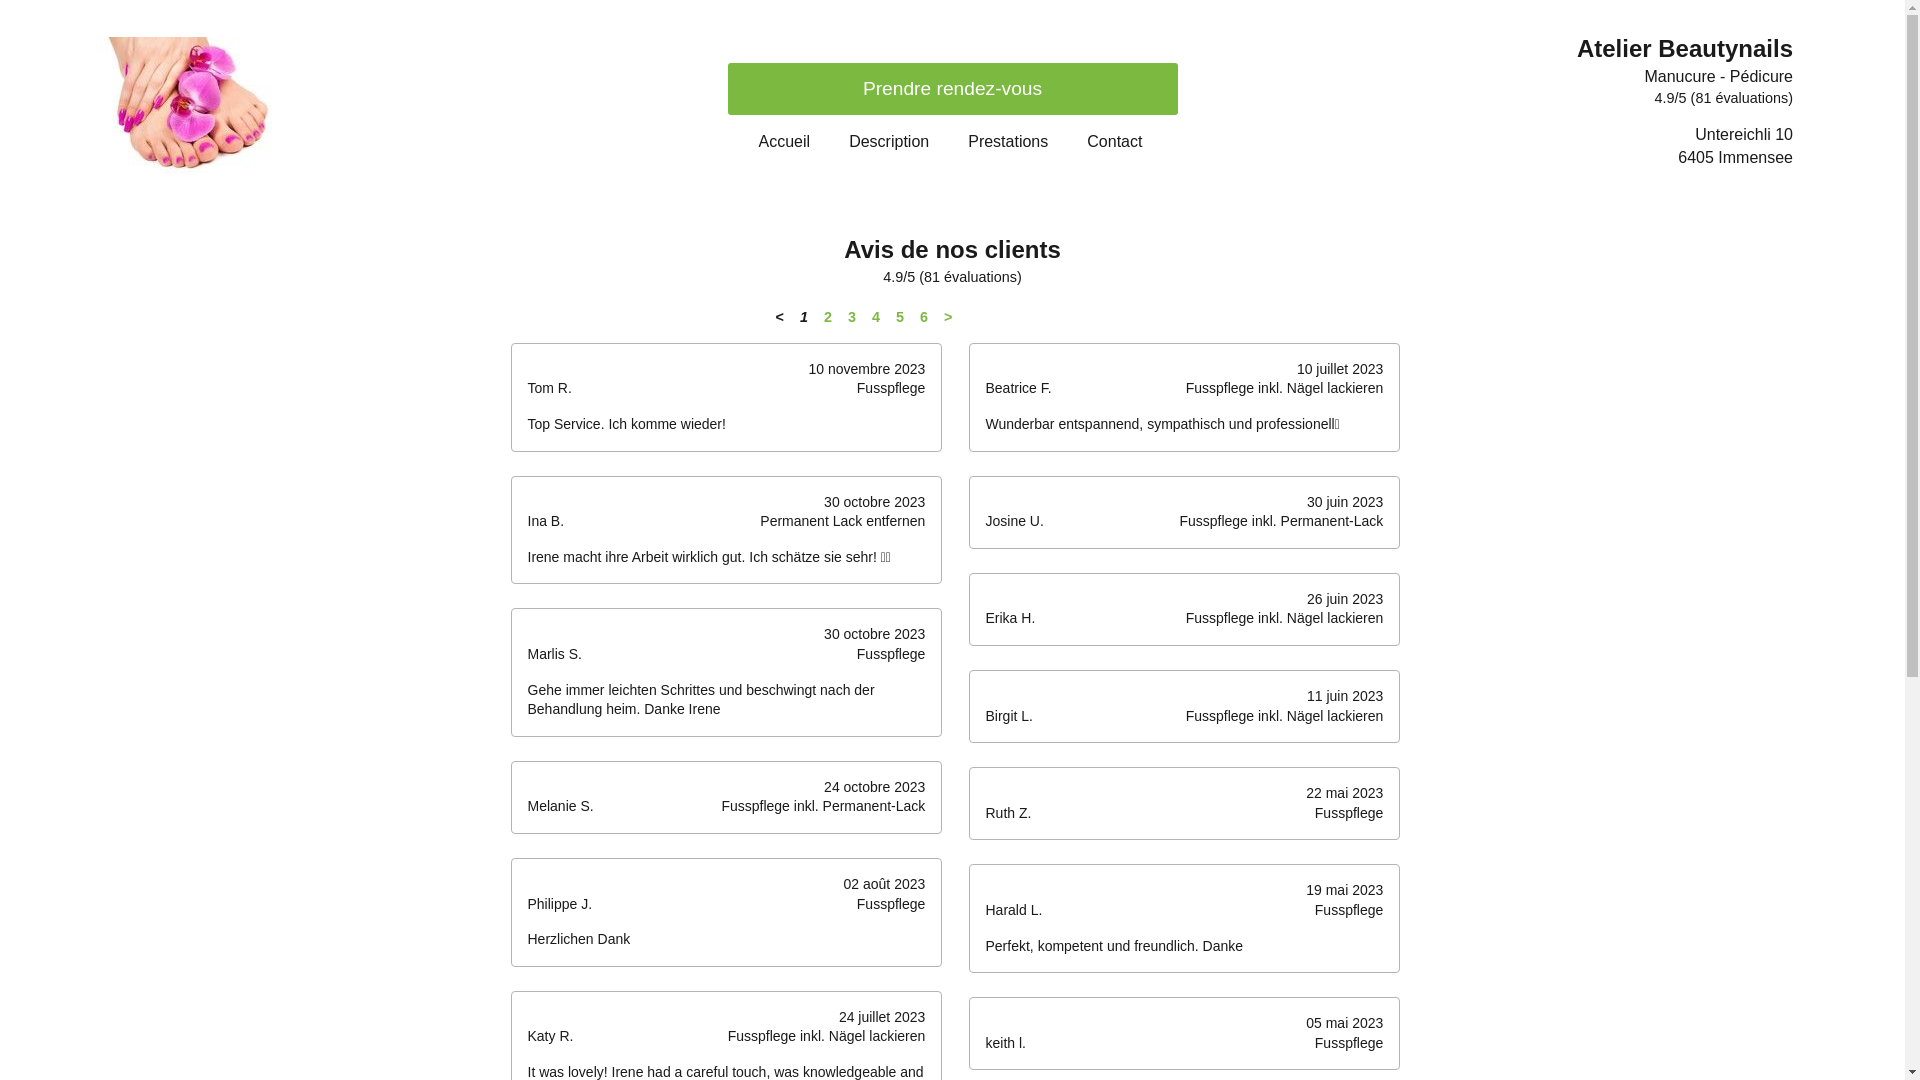 Image resolution: width=1920 pixels, height=1080 pixels. Describe the element at coordinates (1113, 140) in the screenshot. I see `'Contact'` at that location.